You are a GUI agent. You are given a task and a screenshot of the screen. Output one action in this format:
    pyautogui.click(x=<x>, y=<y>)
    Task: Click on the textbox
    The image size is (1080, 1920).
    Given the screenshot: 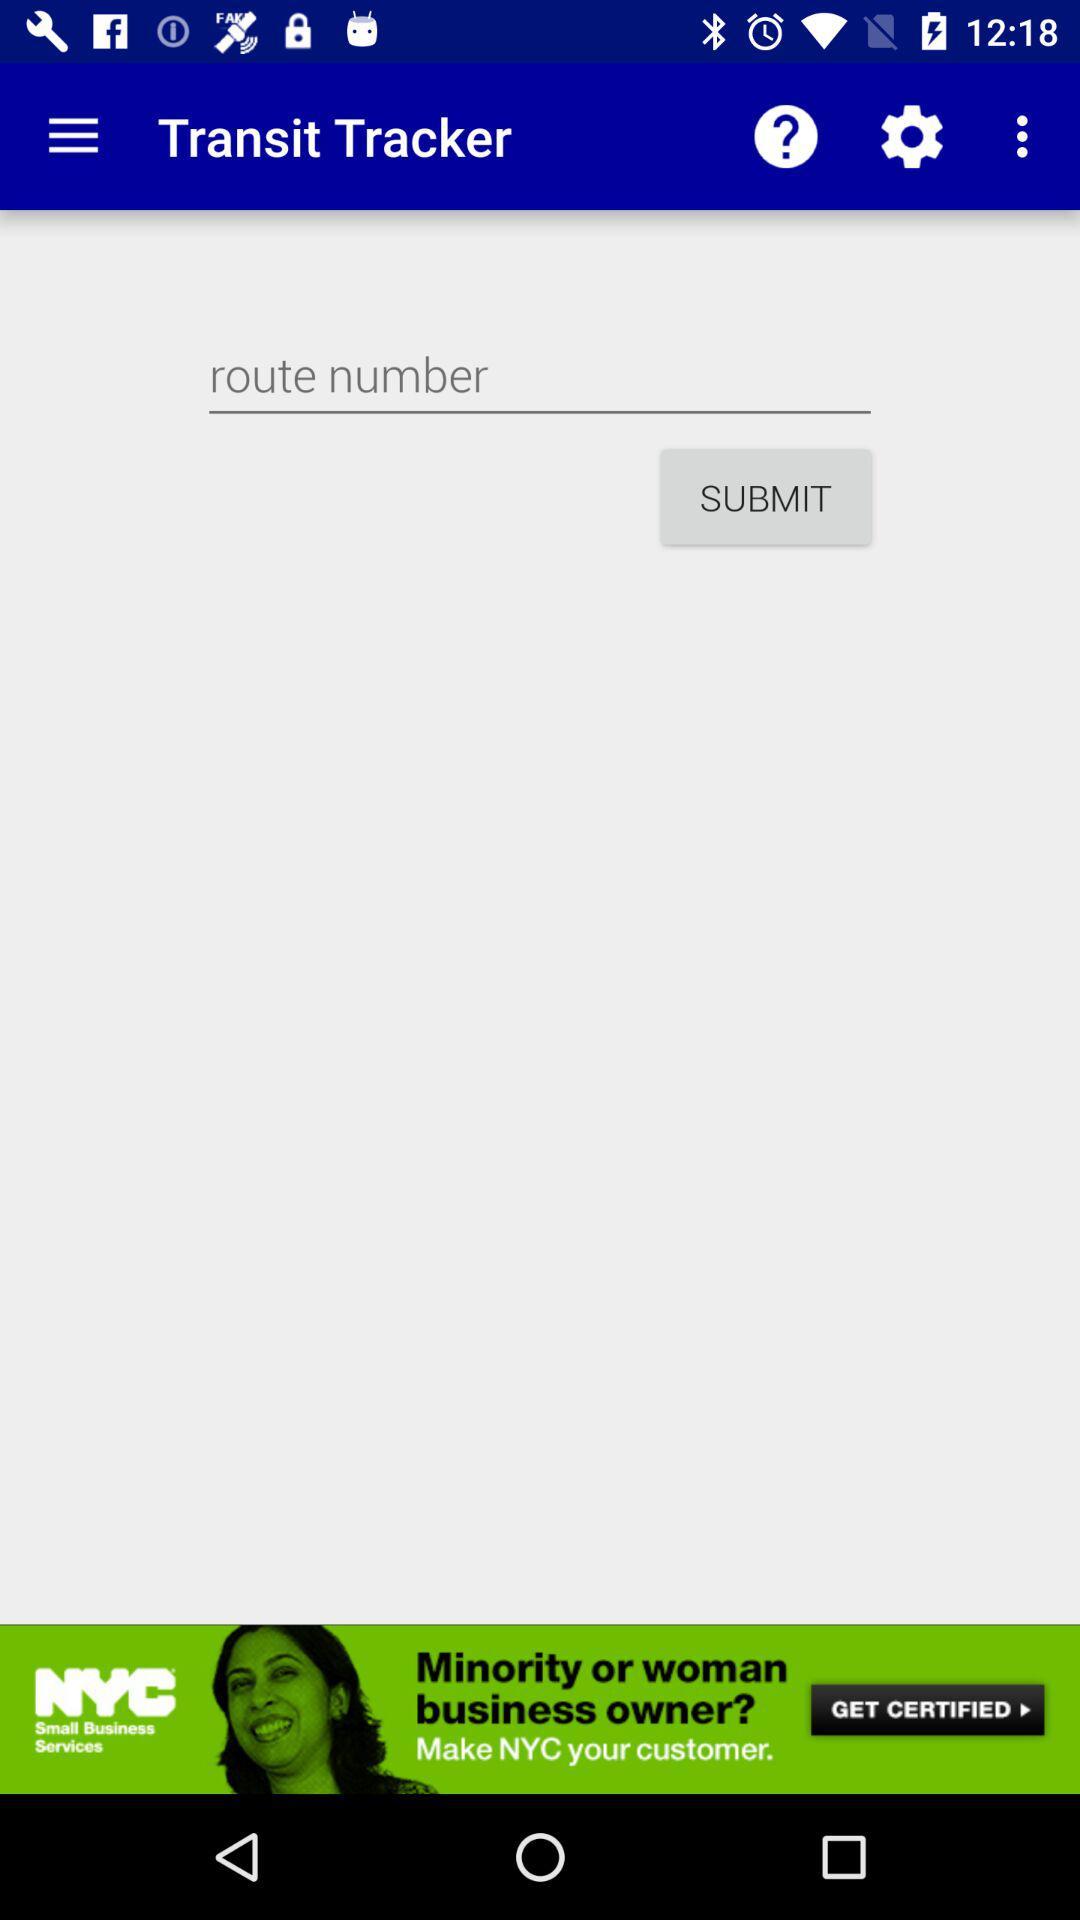 What is the action you would take?
    pyautogui.click(x=540, y=374)
    